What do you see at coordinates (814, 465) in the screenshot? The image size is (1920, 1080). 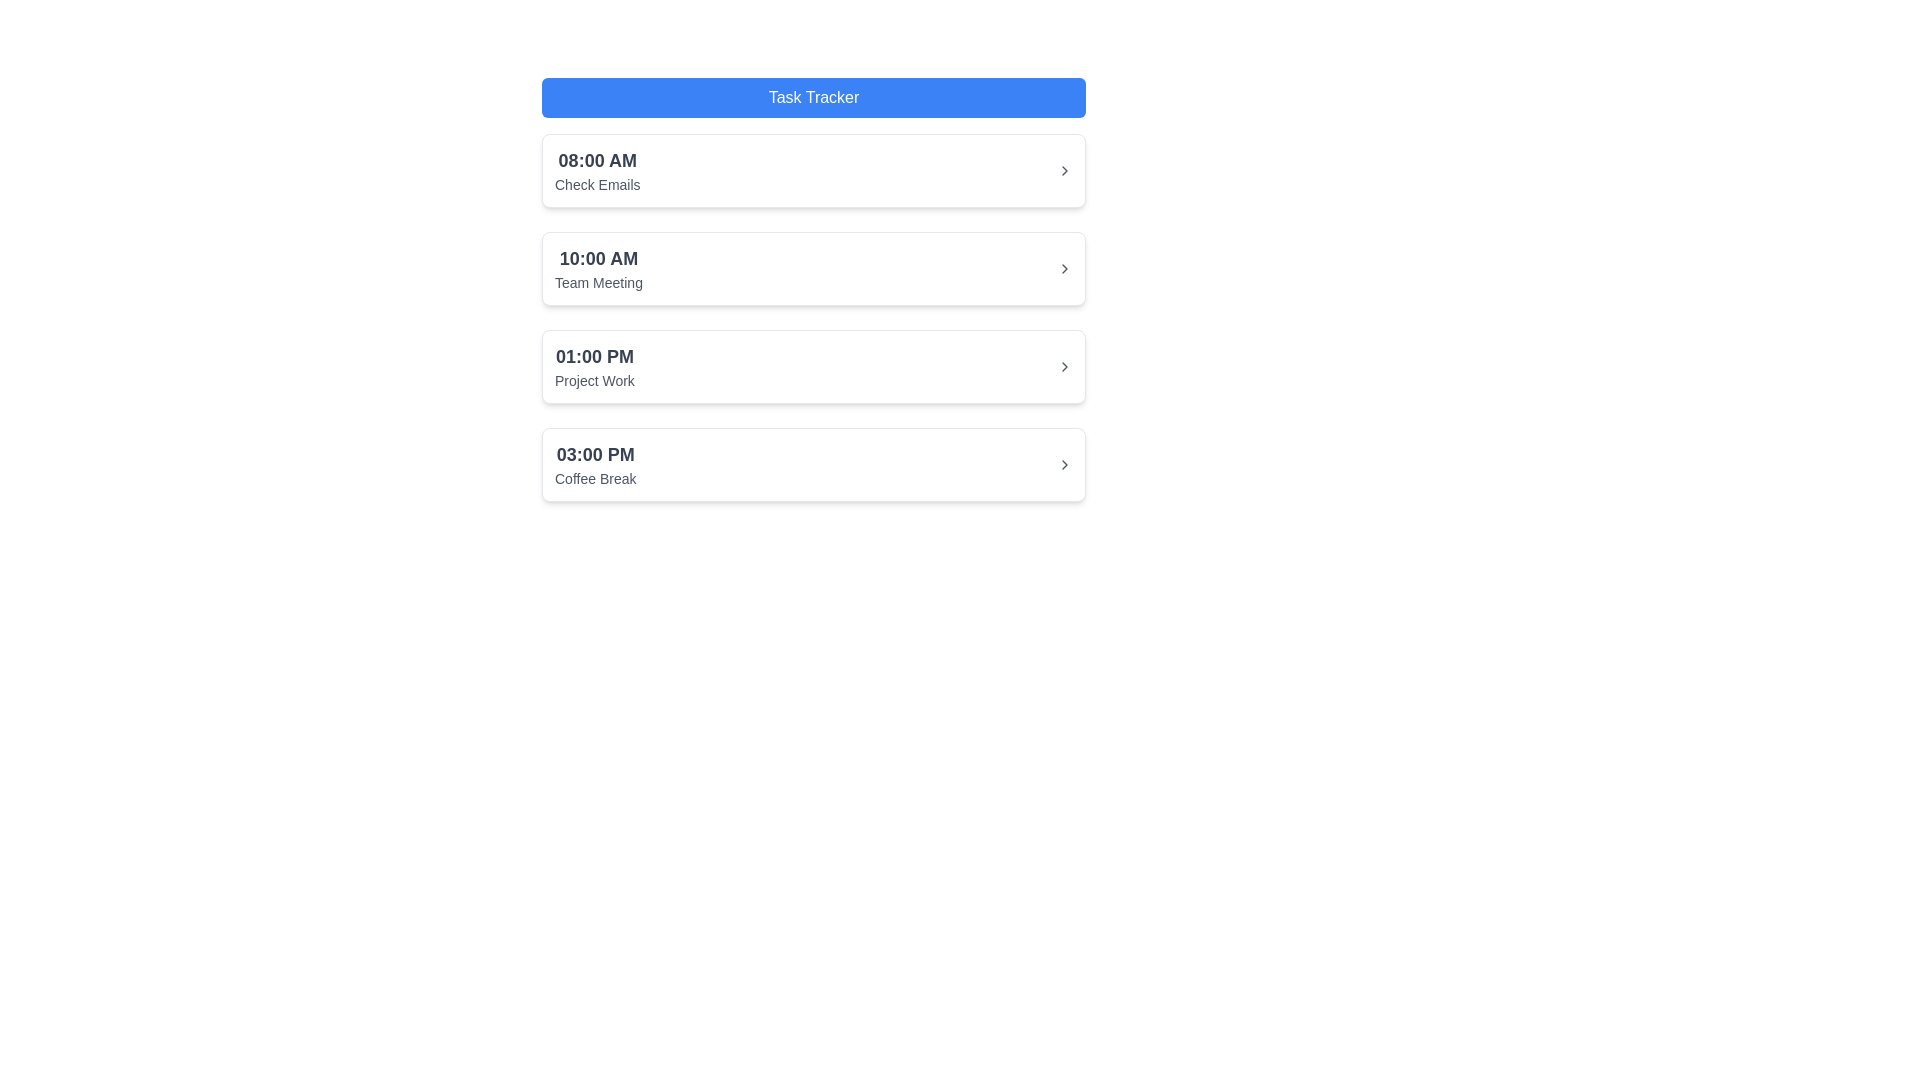 I see `the fourth list item representing the scheduled event 'Coffee Break' at 03:00 PM` at bounding box center [814, 465].